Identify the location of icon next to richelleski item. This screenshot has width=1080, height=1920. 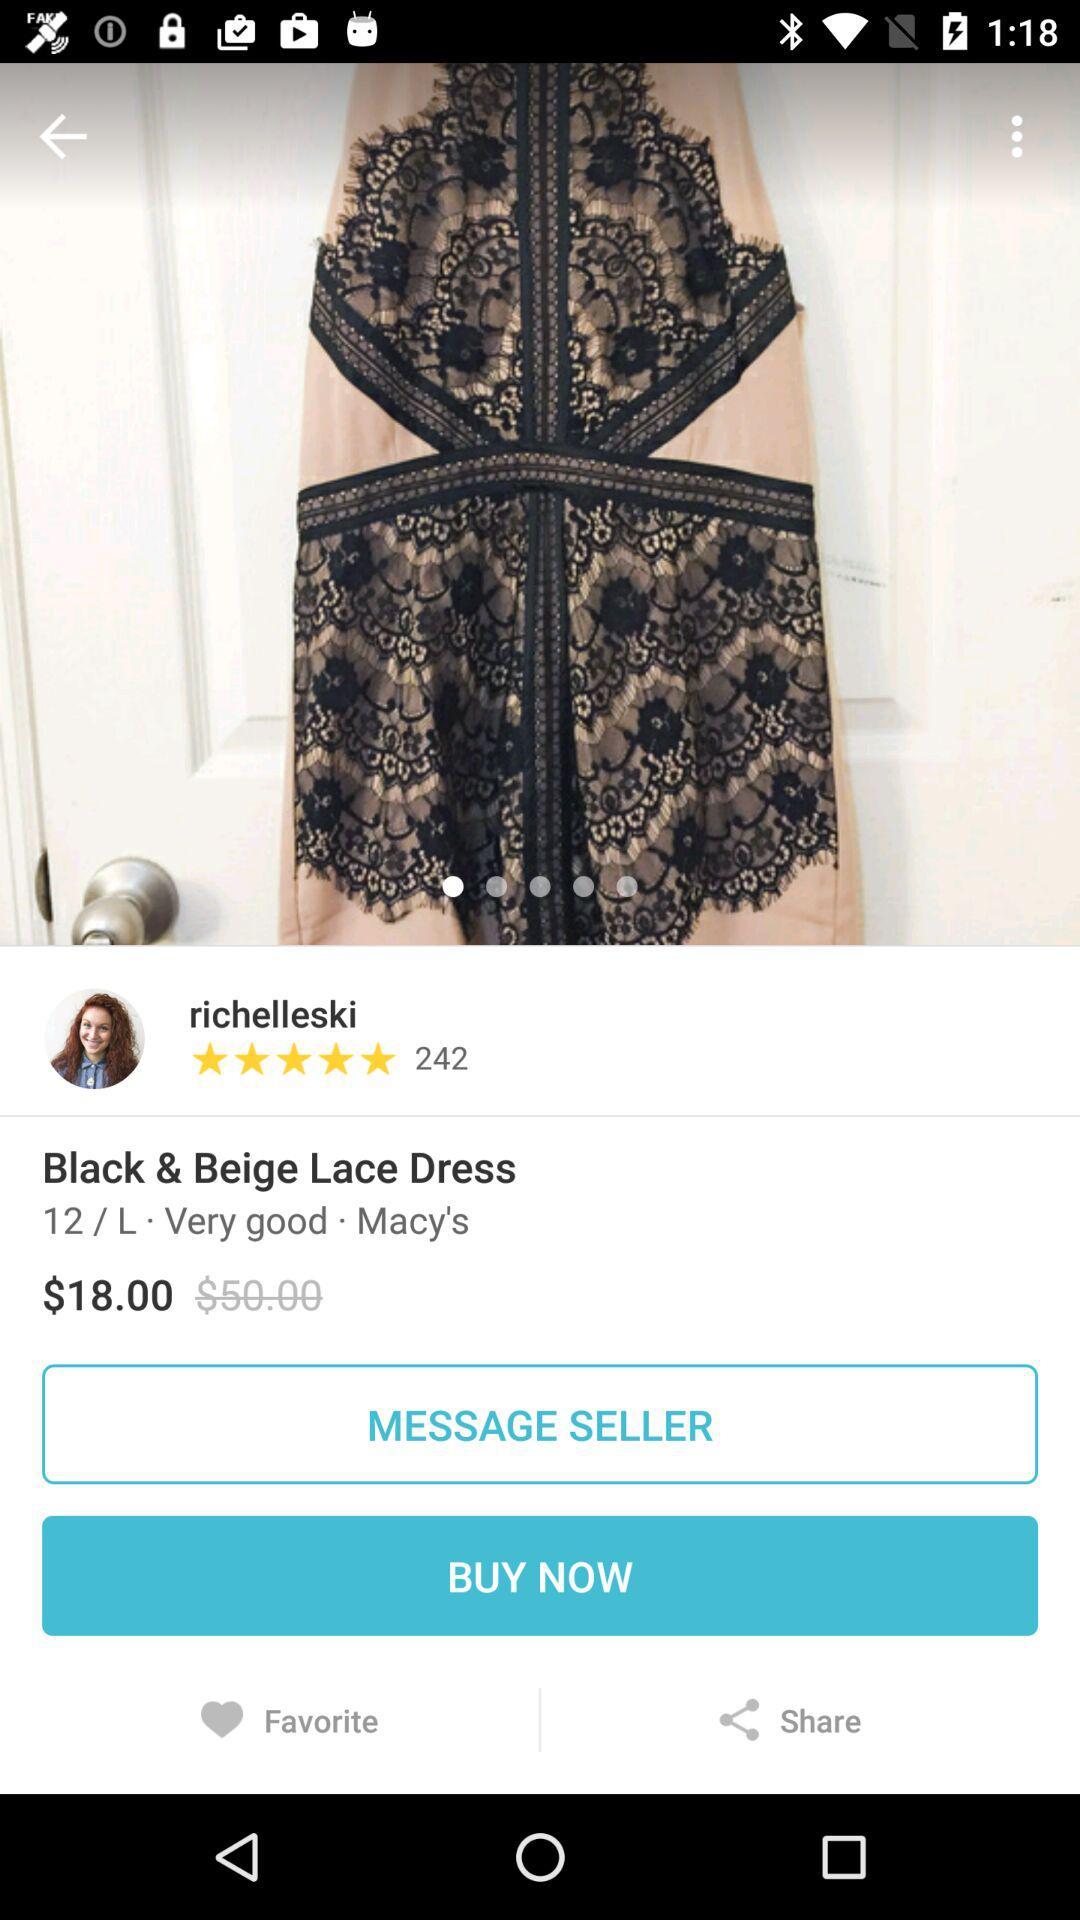
(94, 1038).